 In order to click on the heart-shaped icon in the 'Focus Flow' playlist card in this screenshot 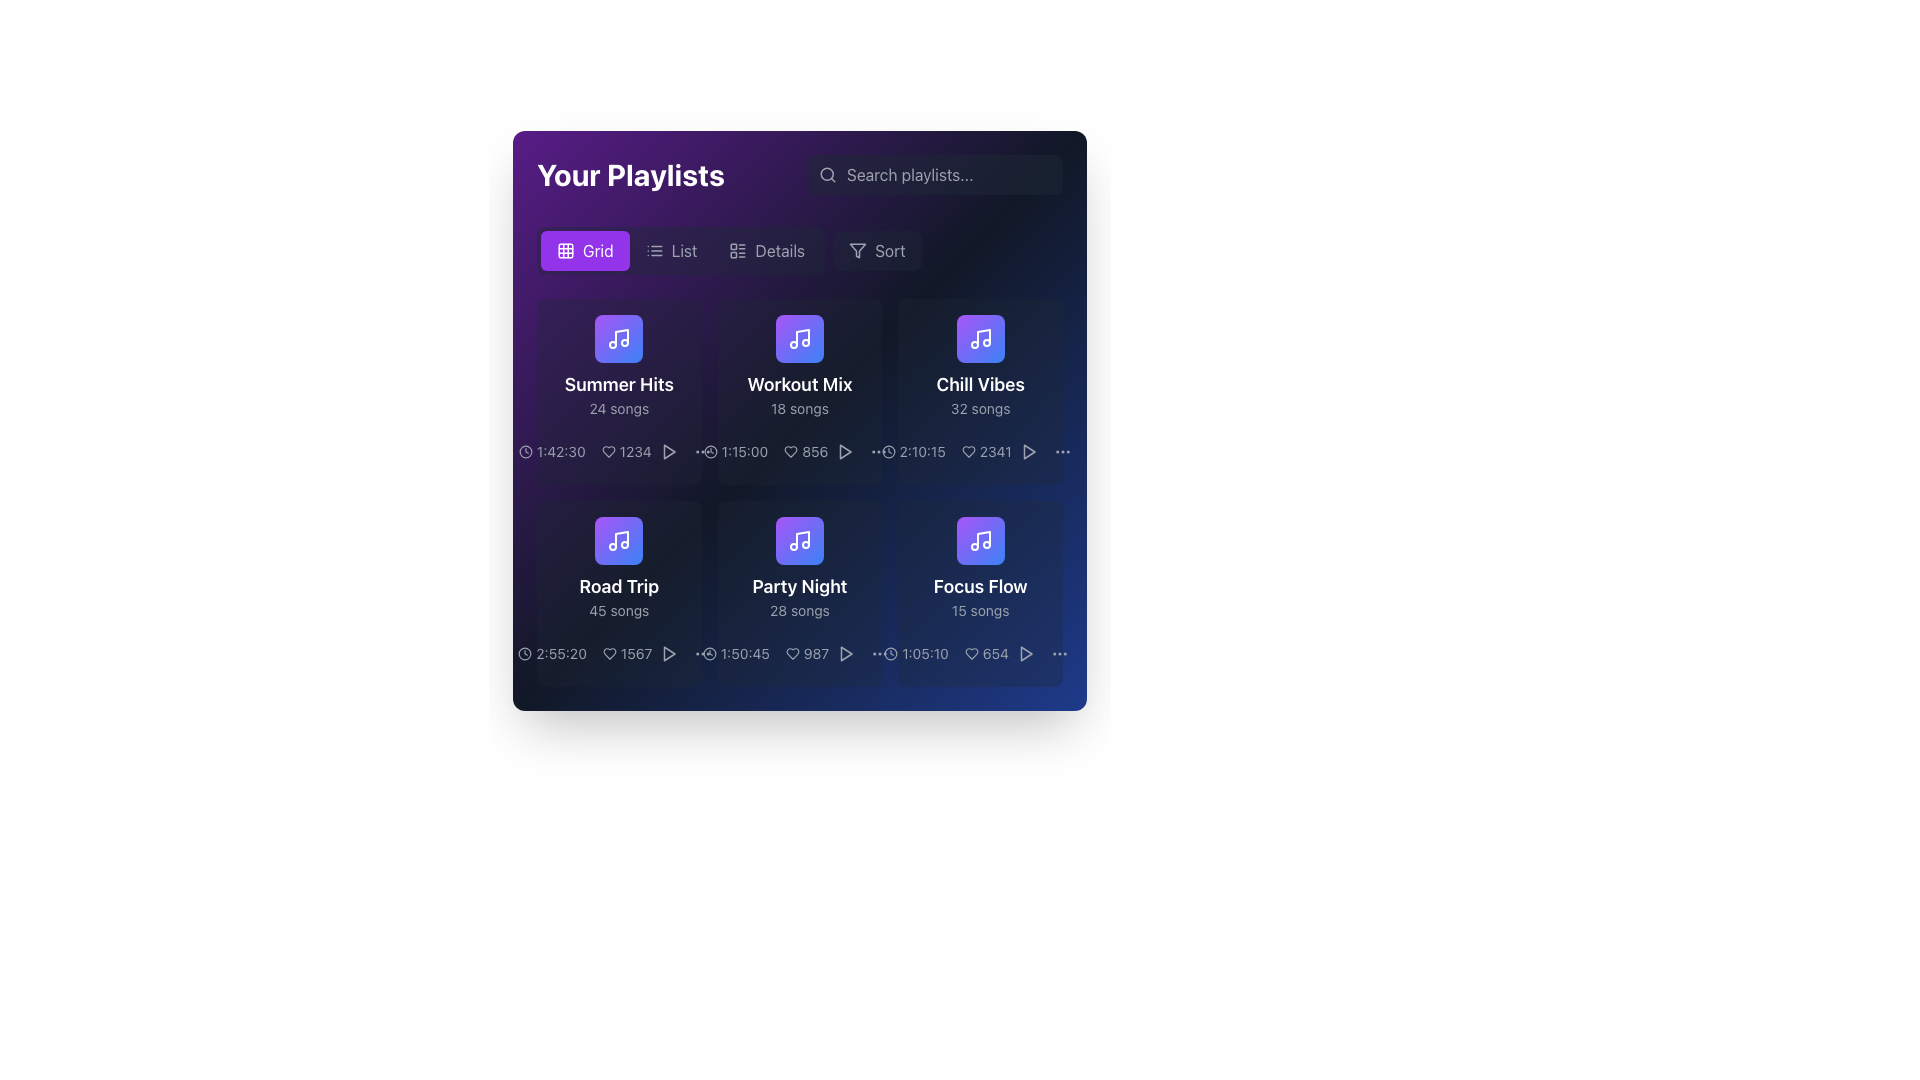, I will do `click(971, 654)`.